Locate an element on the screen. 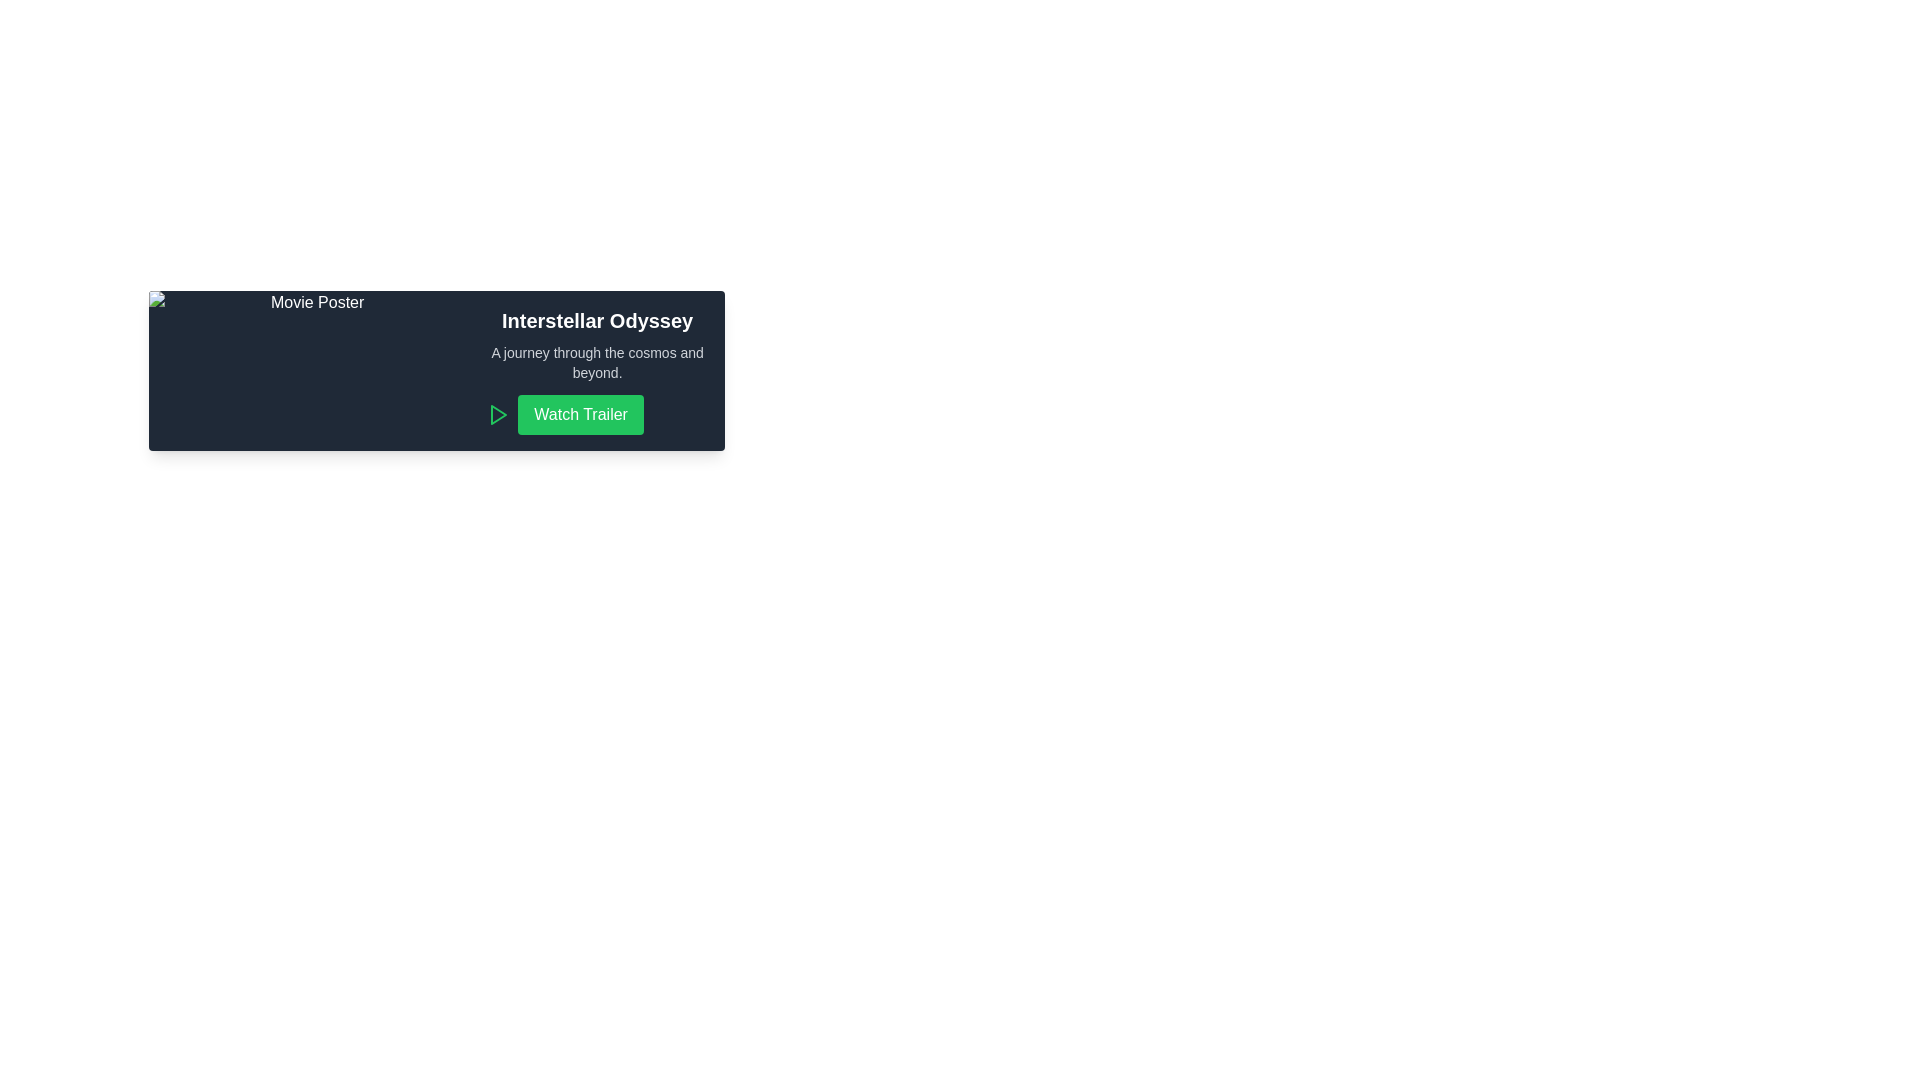 This screenshot has width=1920, height=1080. the 'Watch Trailer' button in the informational block for the movie or show is located at coordinates (596, 370).